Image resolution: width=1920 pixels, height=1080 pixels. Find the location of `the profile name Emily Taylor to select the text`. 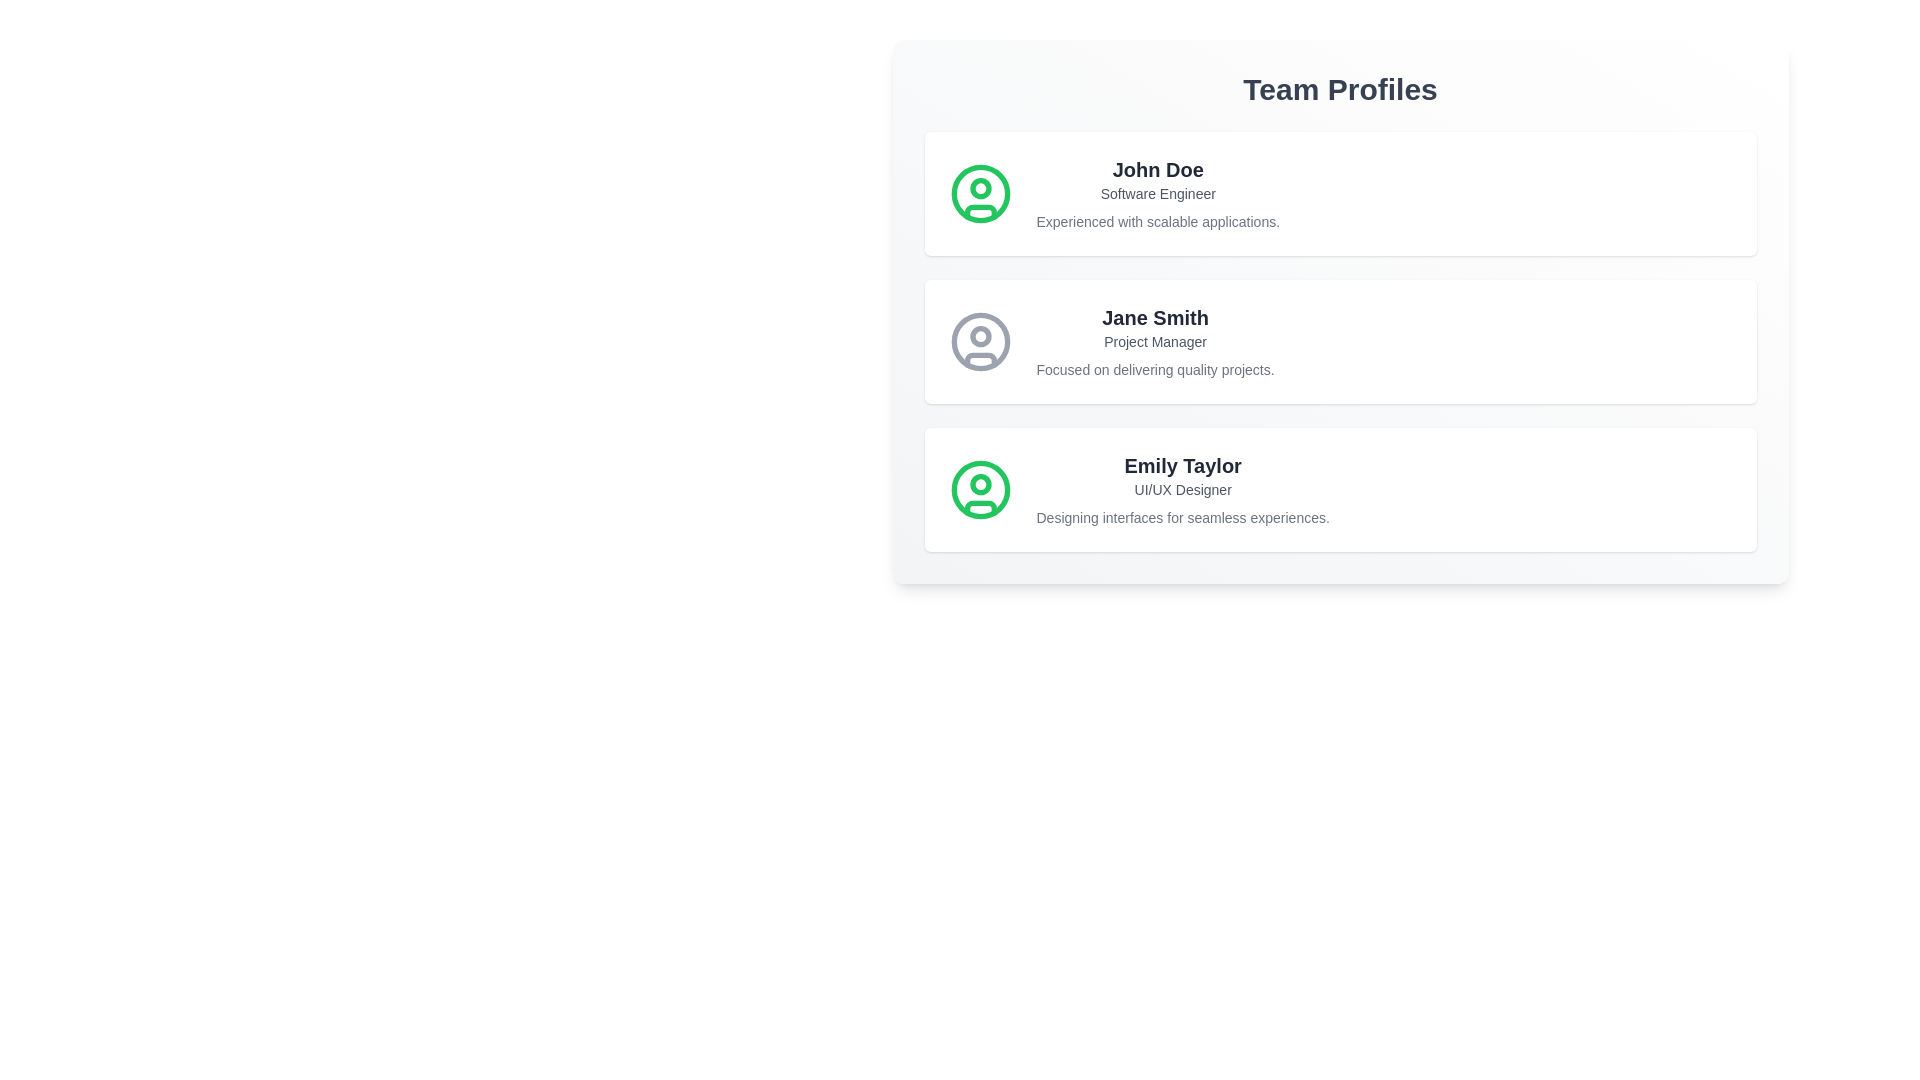

the profile name Emily Taylor to select the text is located at coordinates (1183, 466).